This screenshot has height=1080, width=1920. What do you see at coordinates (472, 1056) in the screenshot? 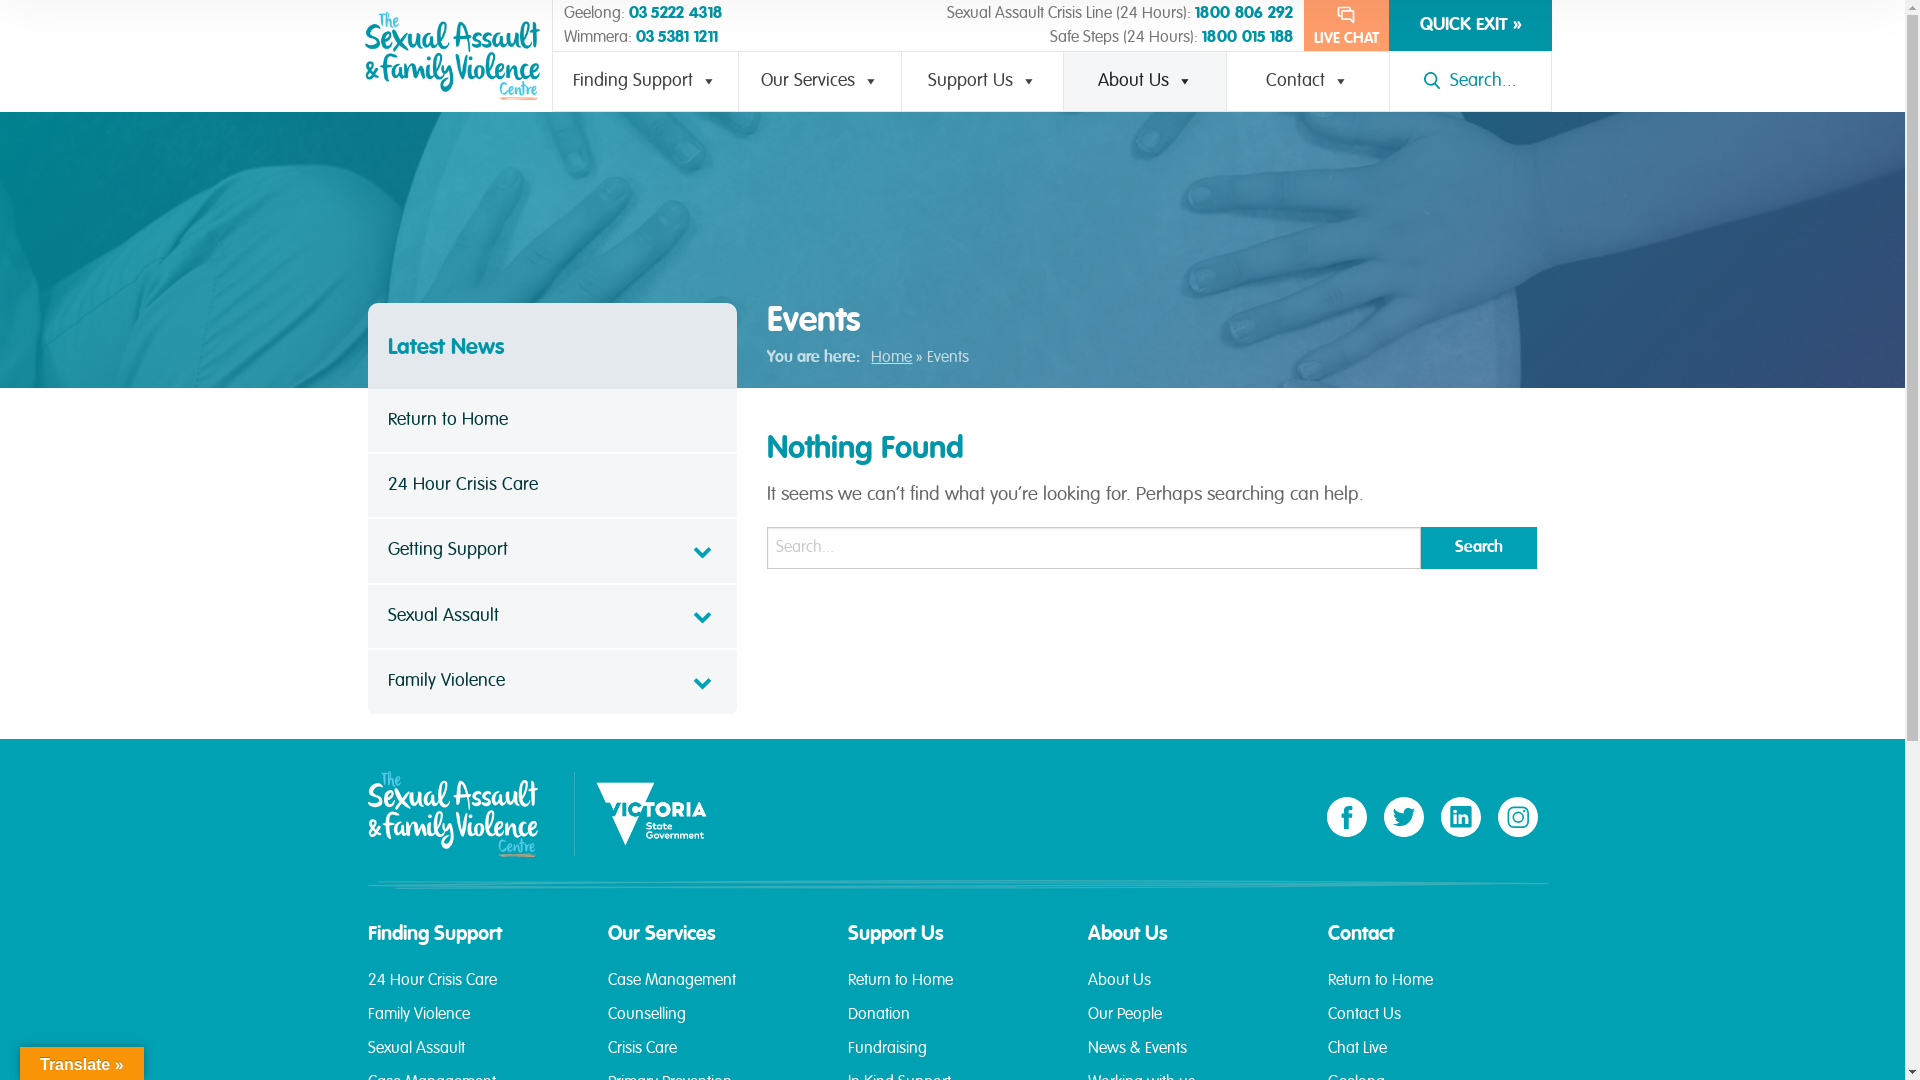
I see `'Sexual Assault'` at bounding box center [472, 1056].